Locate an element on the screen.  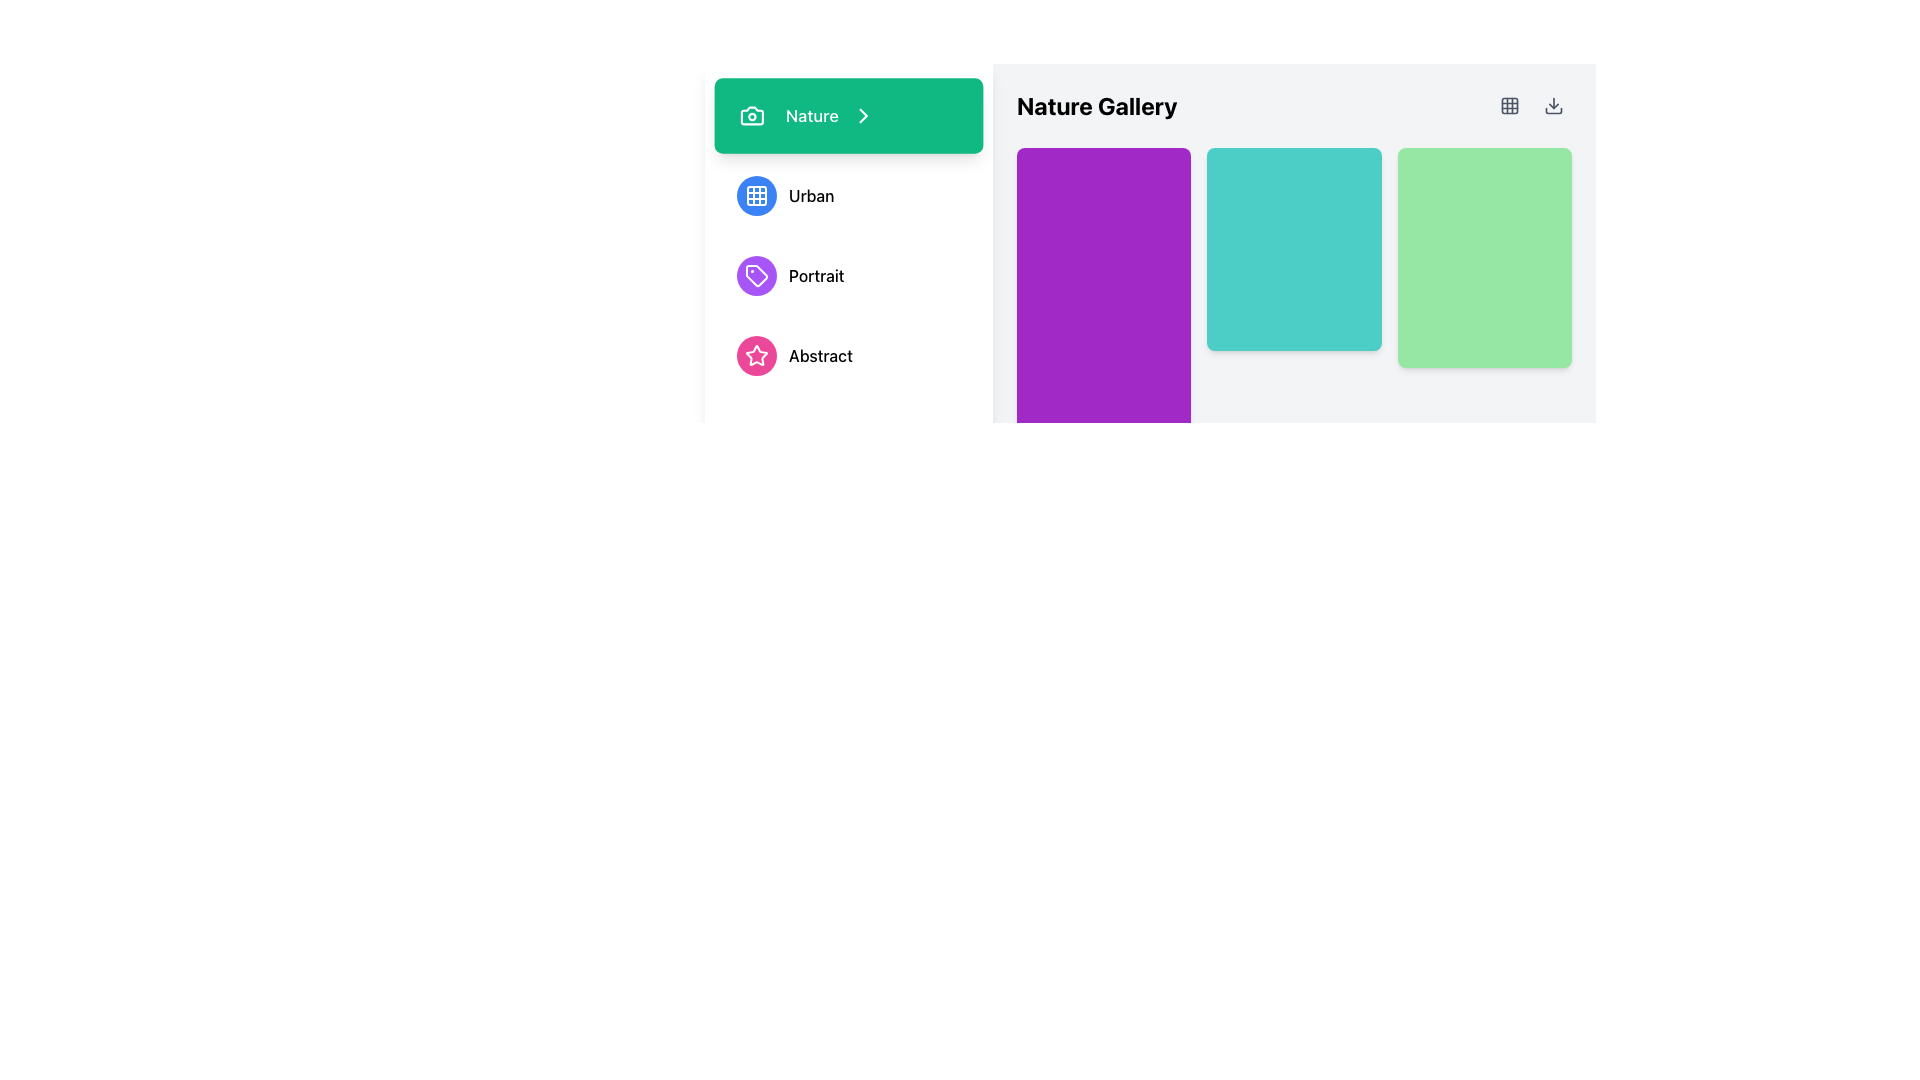
the 'Nature' button which contains the camera icon is located at coordinates (751, 115).